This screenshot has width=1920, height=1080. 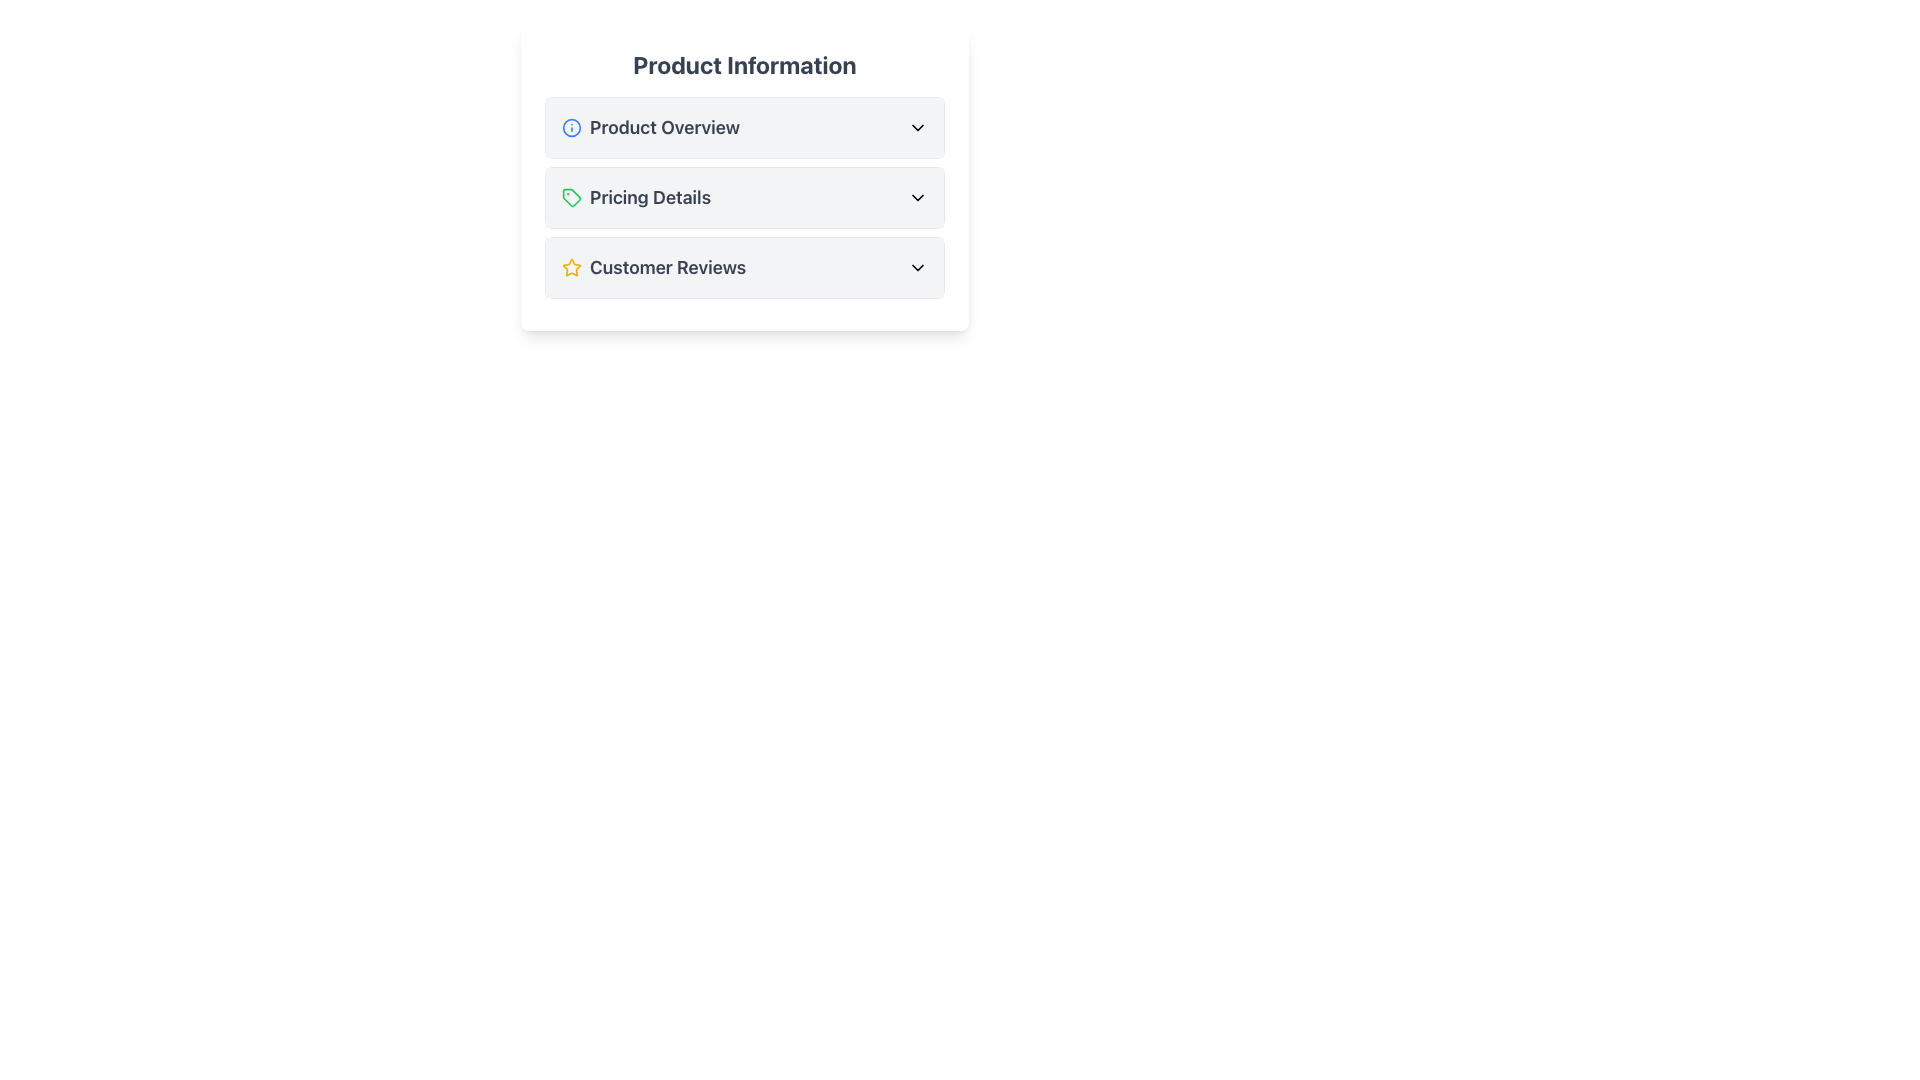 I want to click on the text label that indicates the heading of the collapsible section for product overview, located in the 'Product Information' list section, immediately after the blue information icon, so click(x=665, y=127).